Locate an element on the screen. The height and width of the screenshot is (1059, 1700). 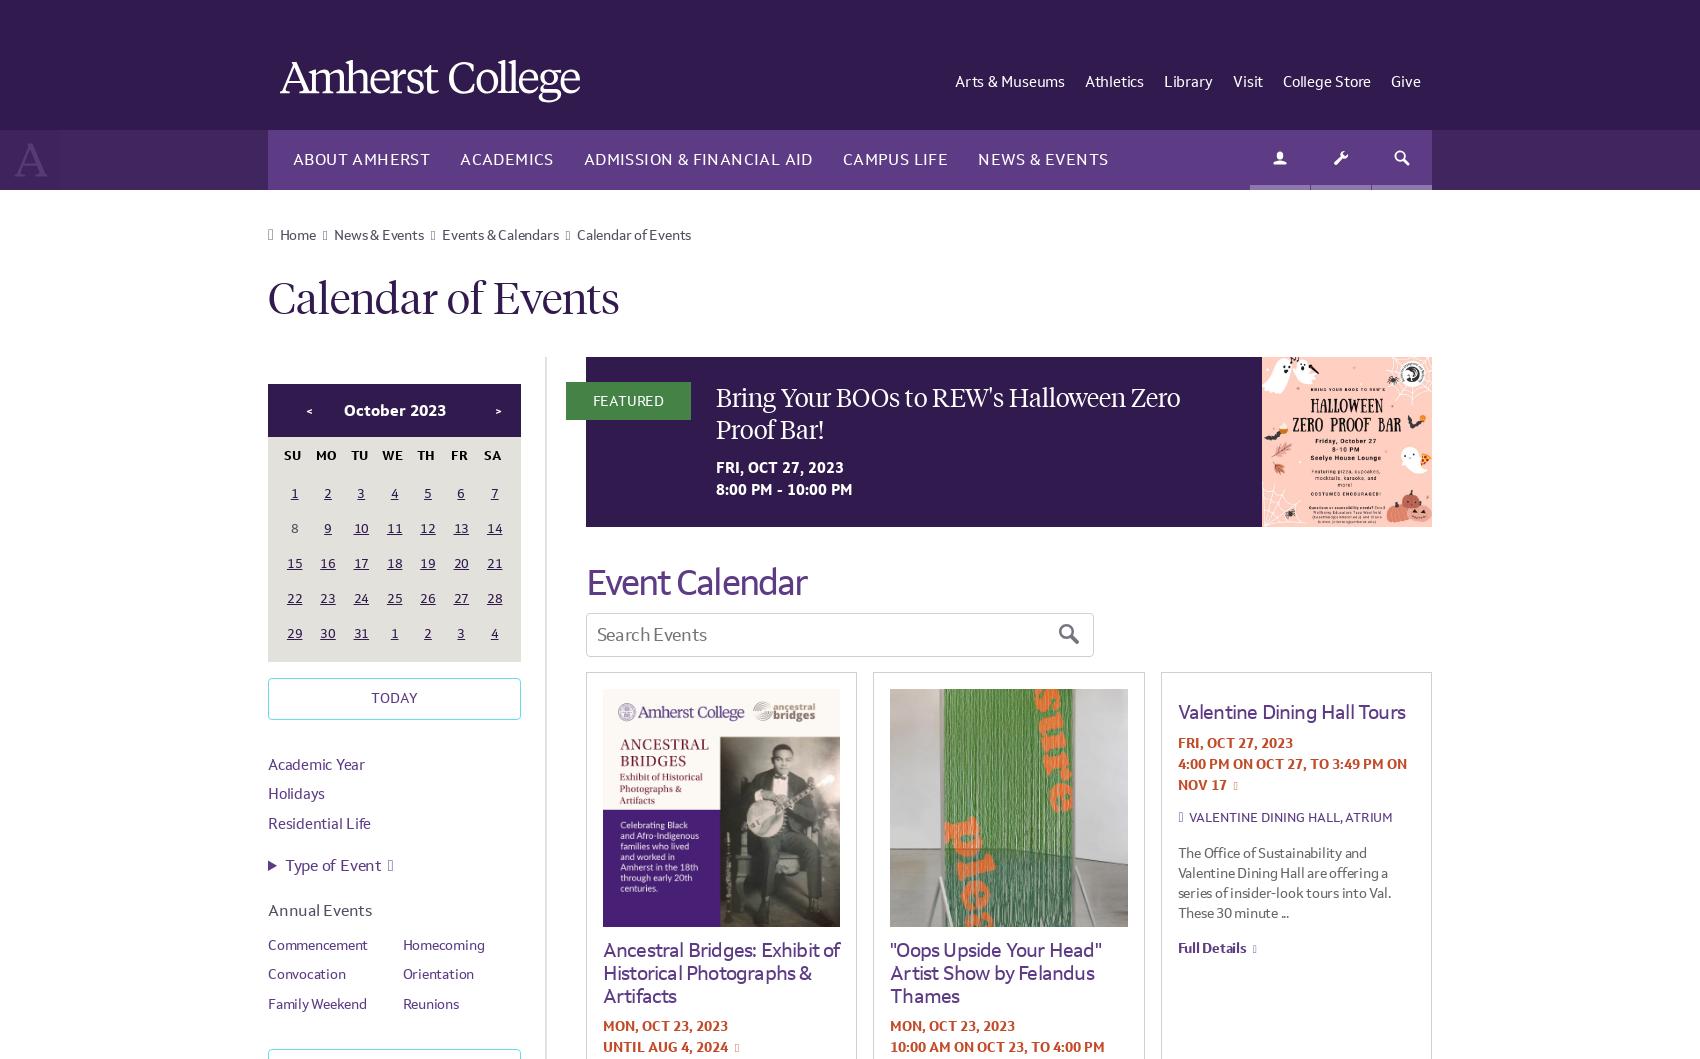
'Arts & Museums' is located at coordinates (1008, 81).